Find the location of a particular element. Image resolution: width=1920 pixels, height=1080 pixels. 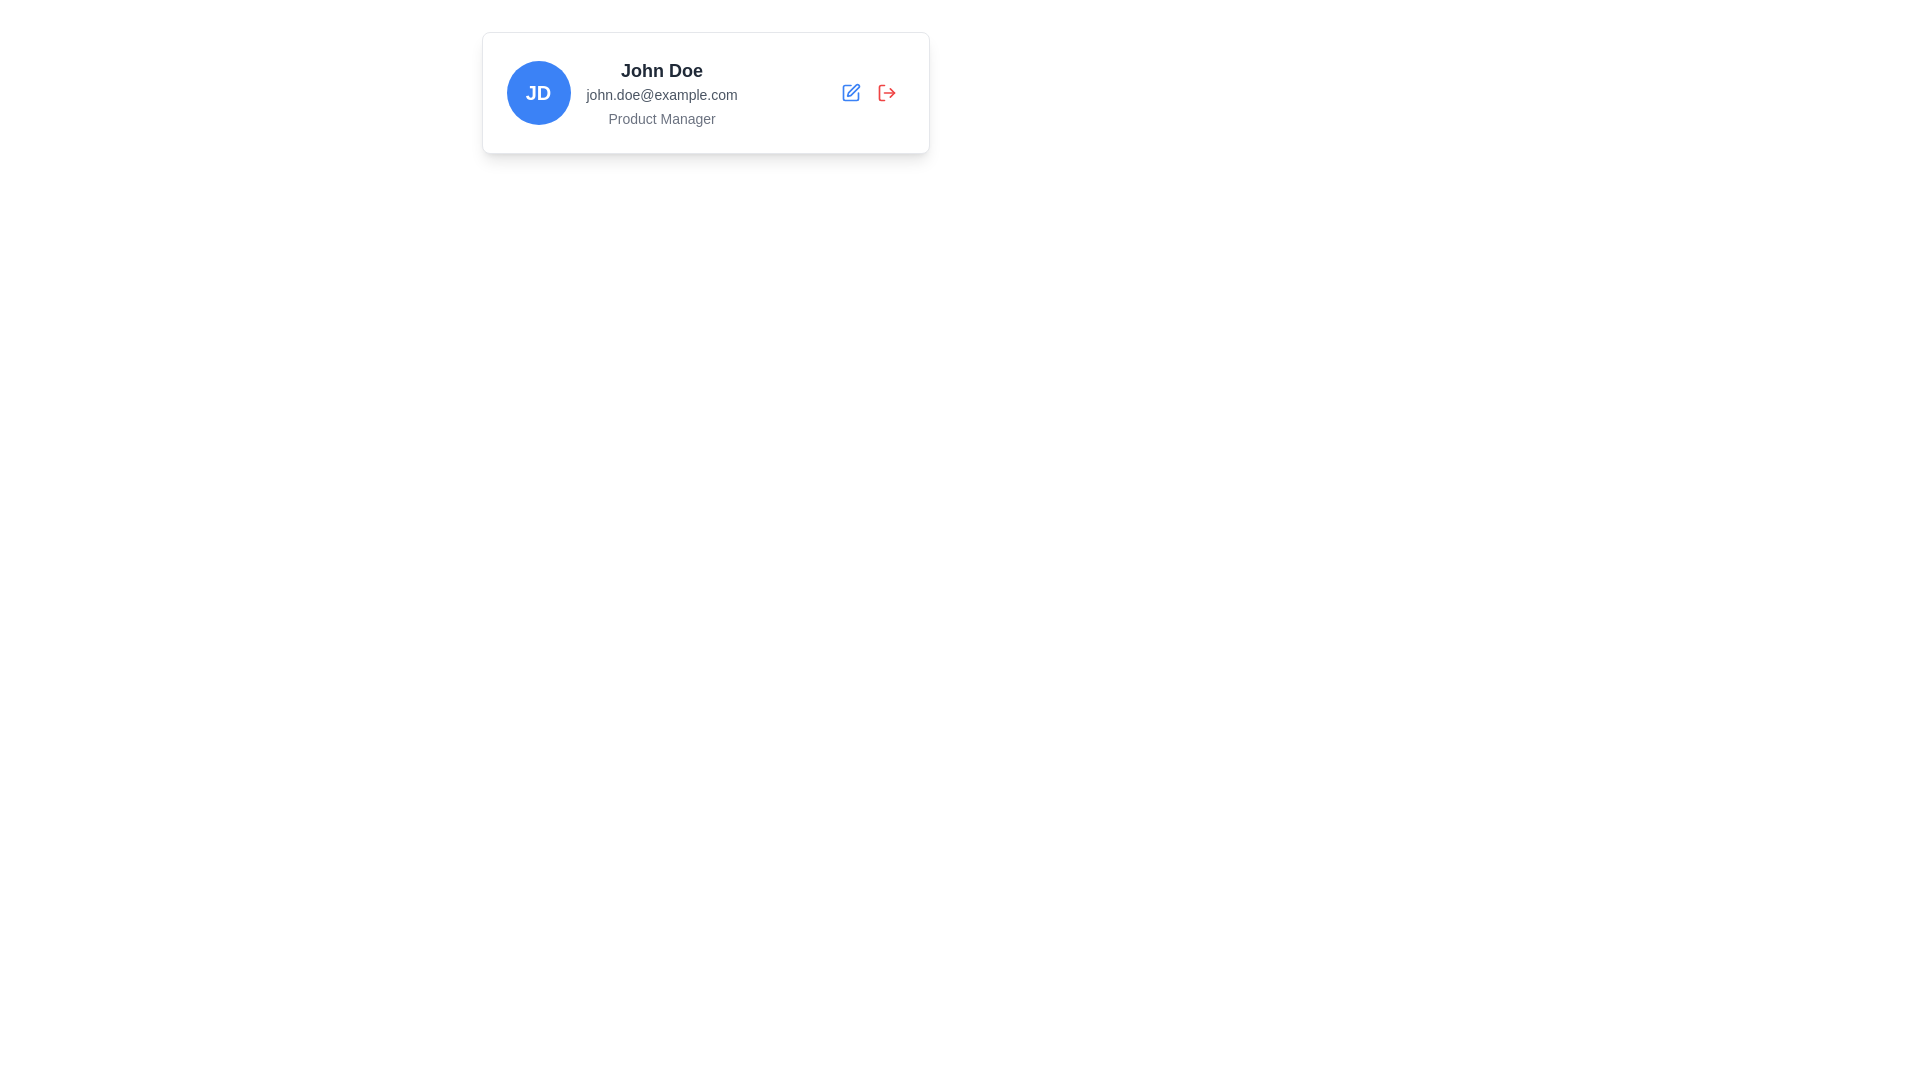

the circular blue badge with 'JD' in white bold uppercase letters is located at coordinates (538, 92).